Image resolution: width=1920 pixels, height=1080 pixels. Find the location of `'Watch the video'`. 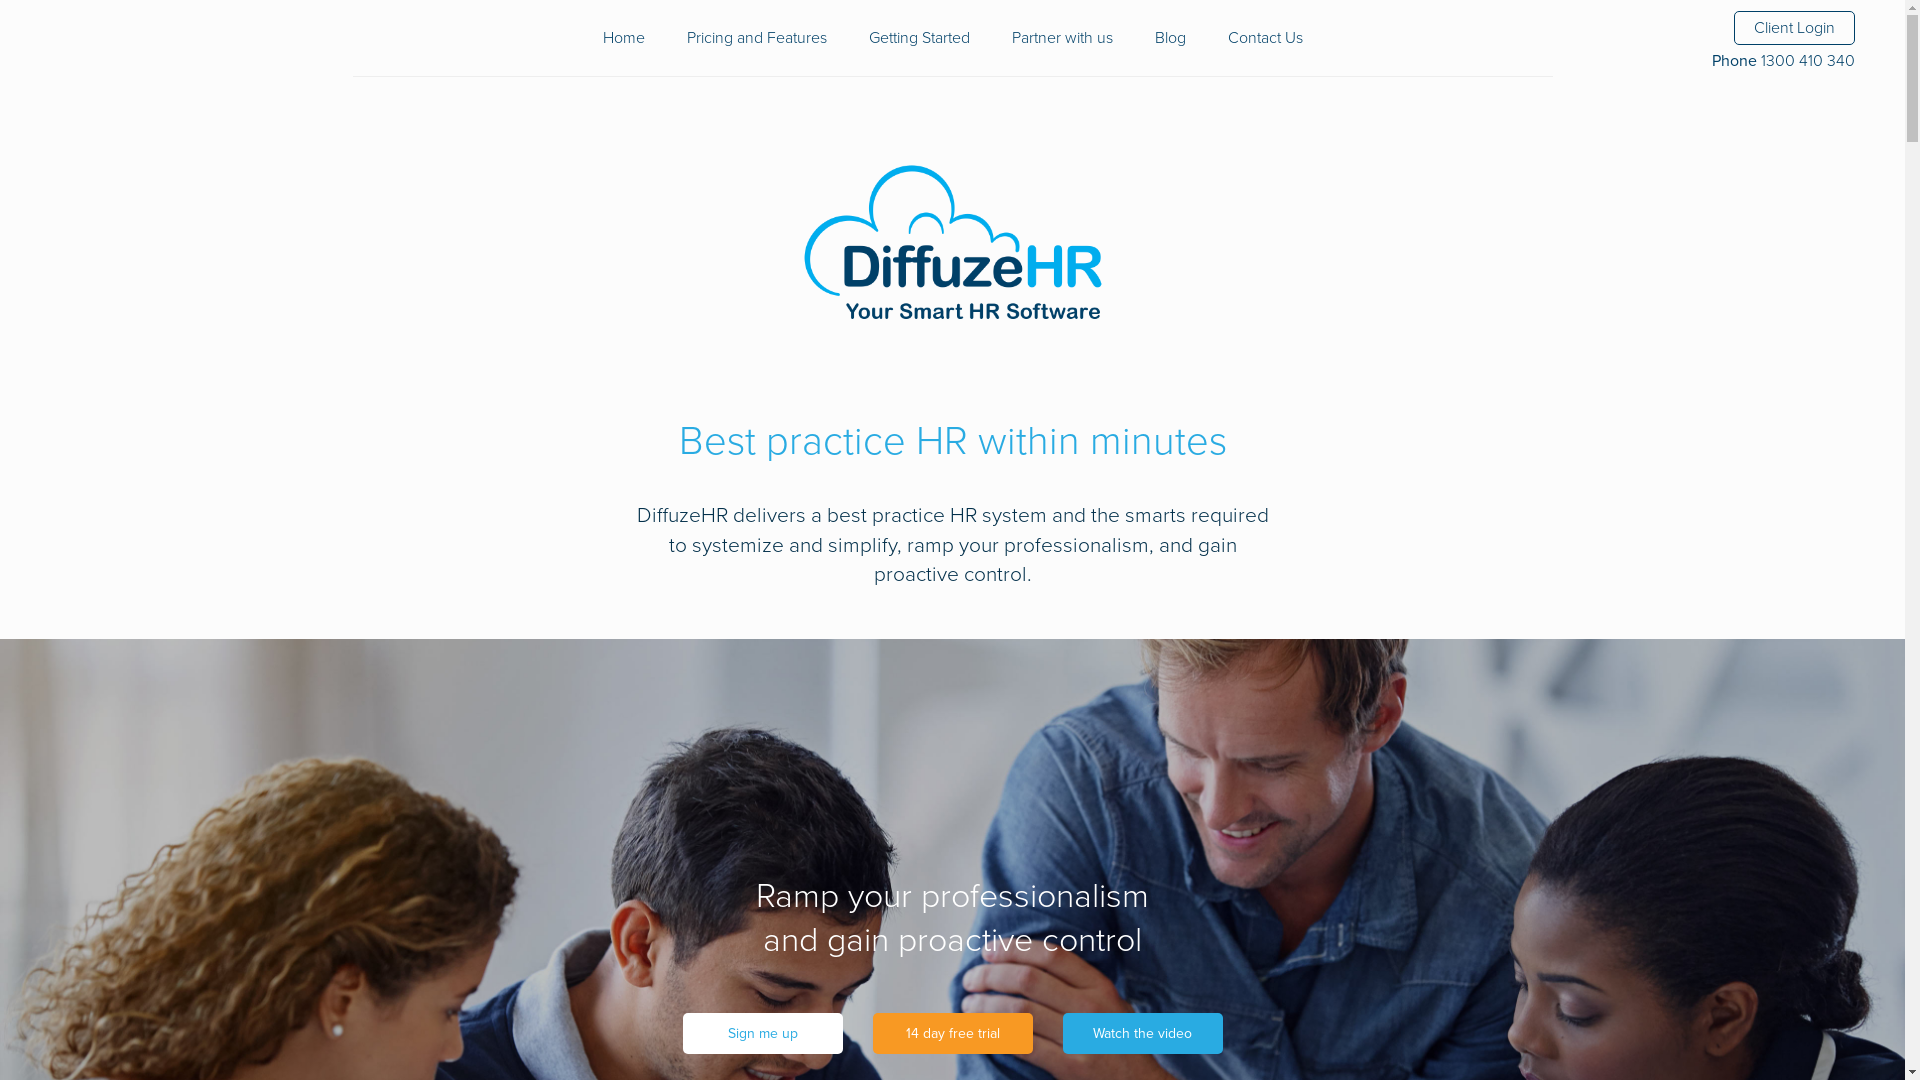

'Watch the video' is located at coordinates (1142, 1033).